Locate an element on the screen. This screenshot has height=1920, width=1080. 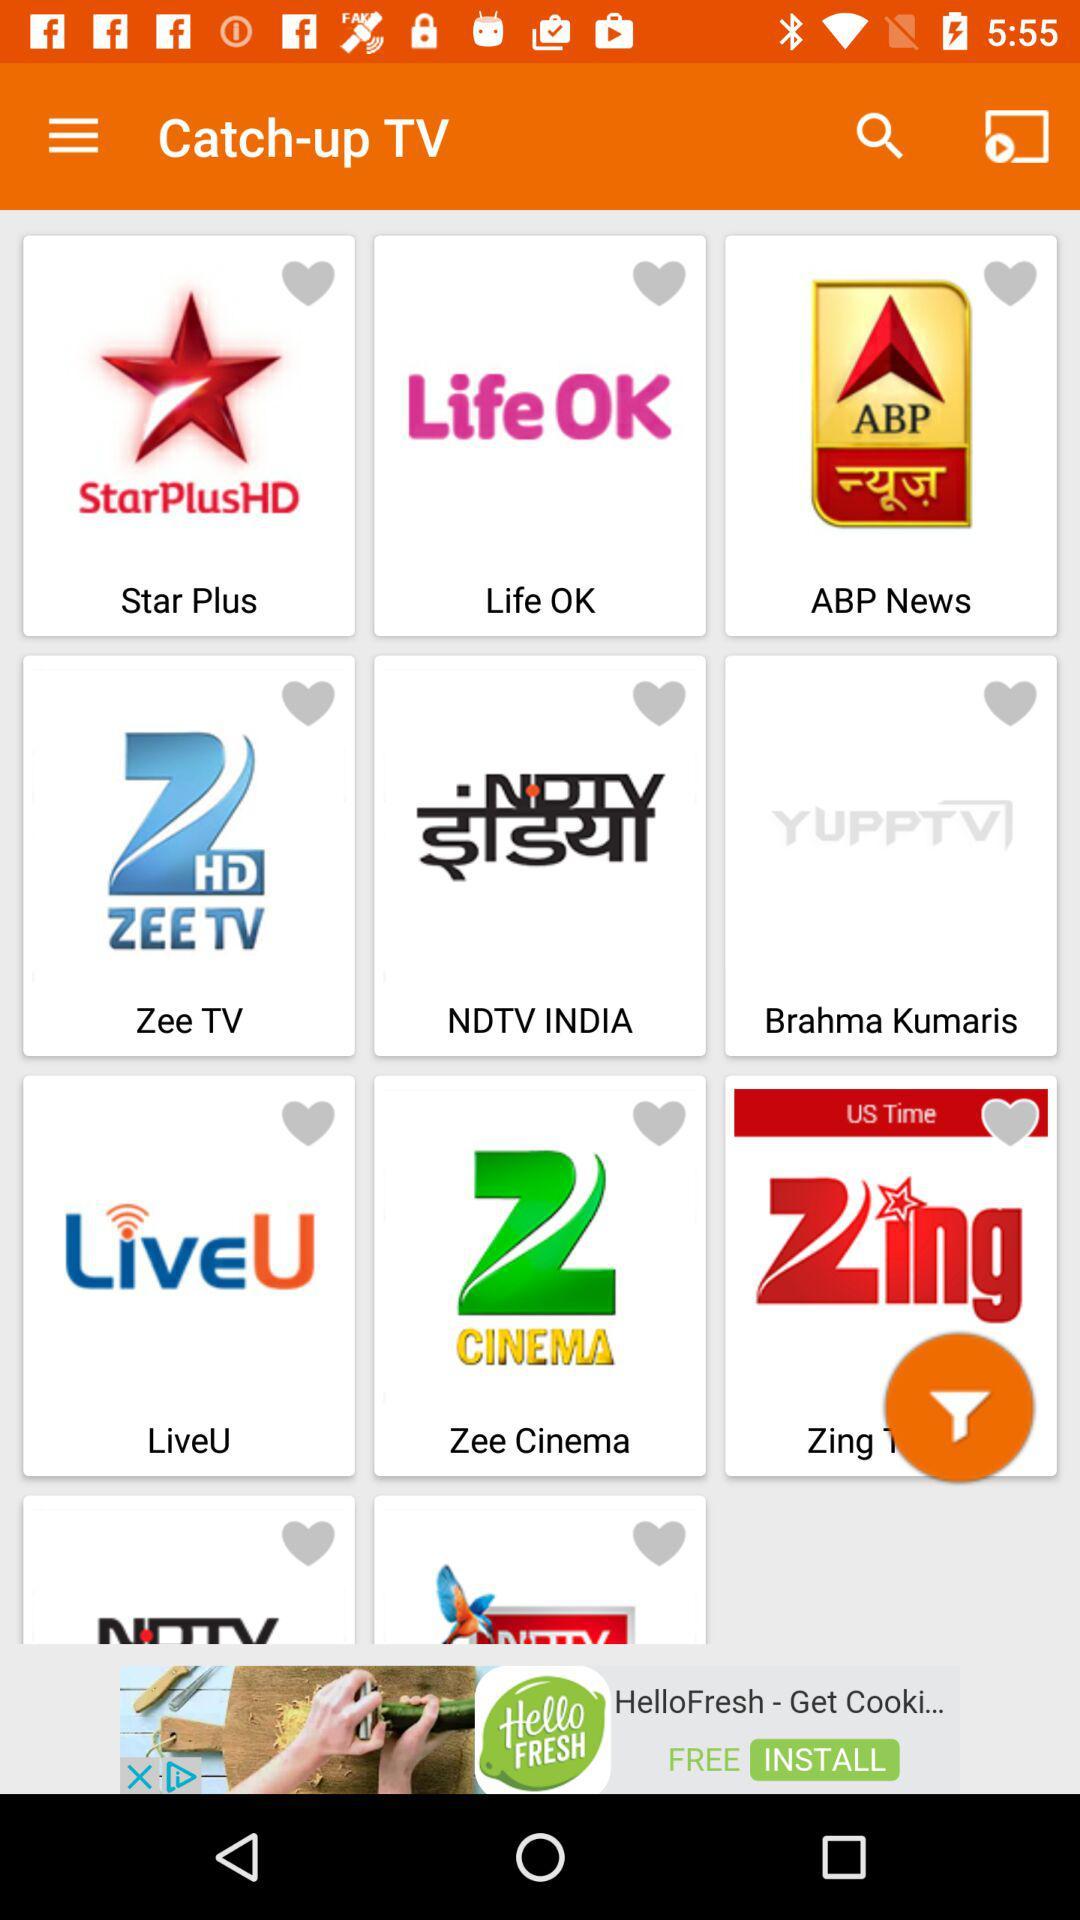
adding favorites heart button is located at coordinates (1010, 1122).